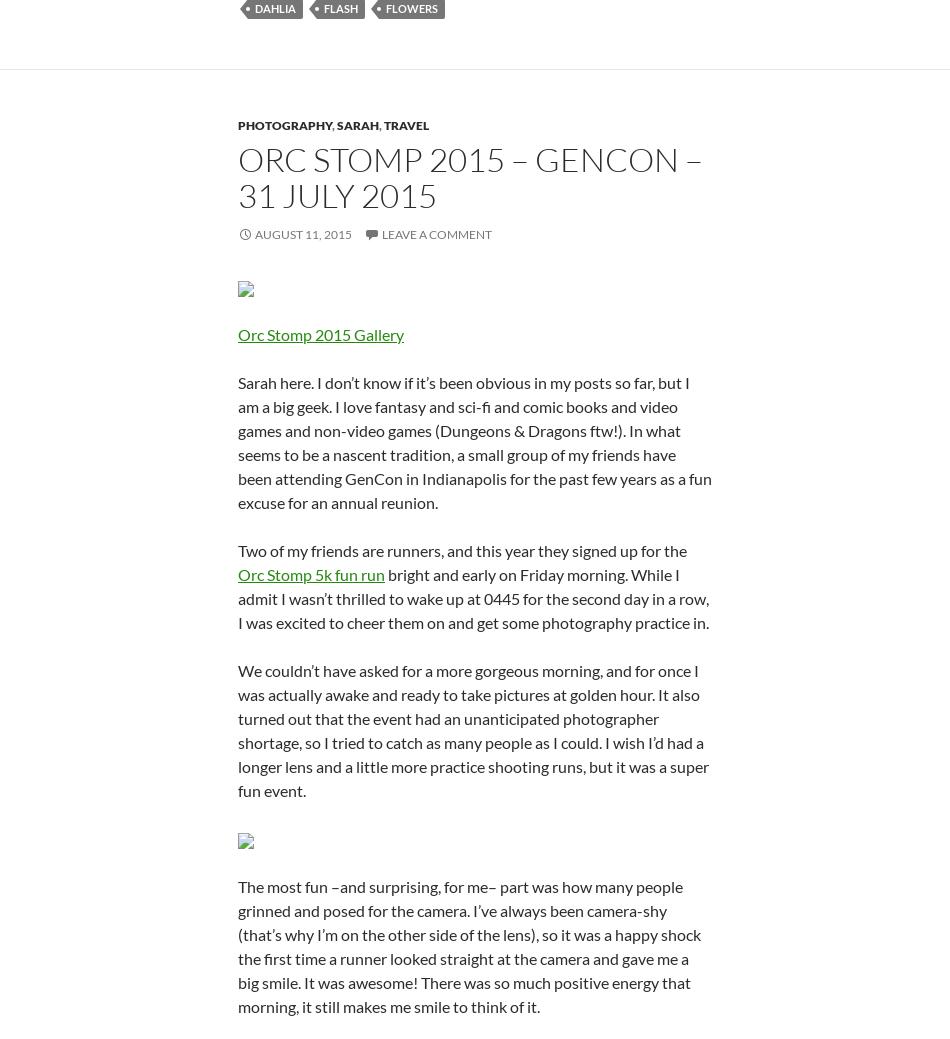 Image resolution: width=950 pixels, height=1039 pixels. I want to click on 'Orc Stomp 5k fun run', so click(310, 573).